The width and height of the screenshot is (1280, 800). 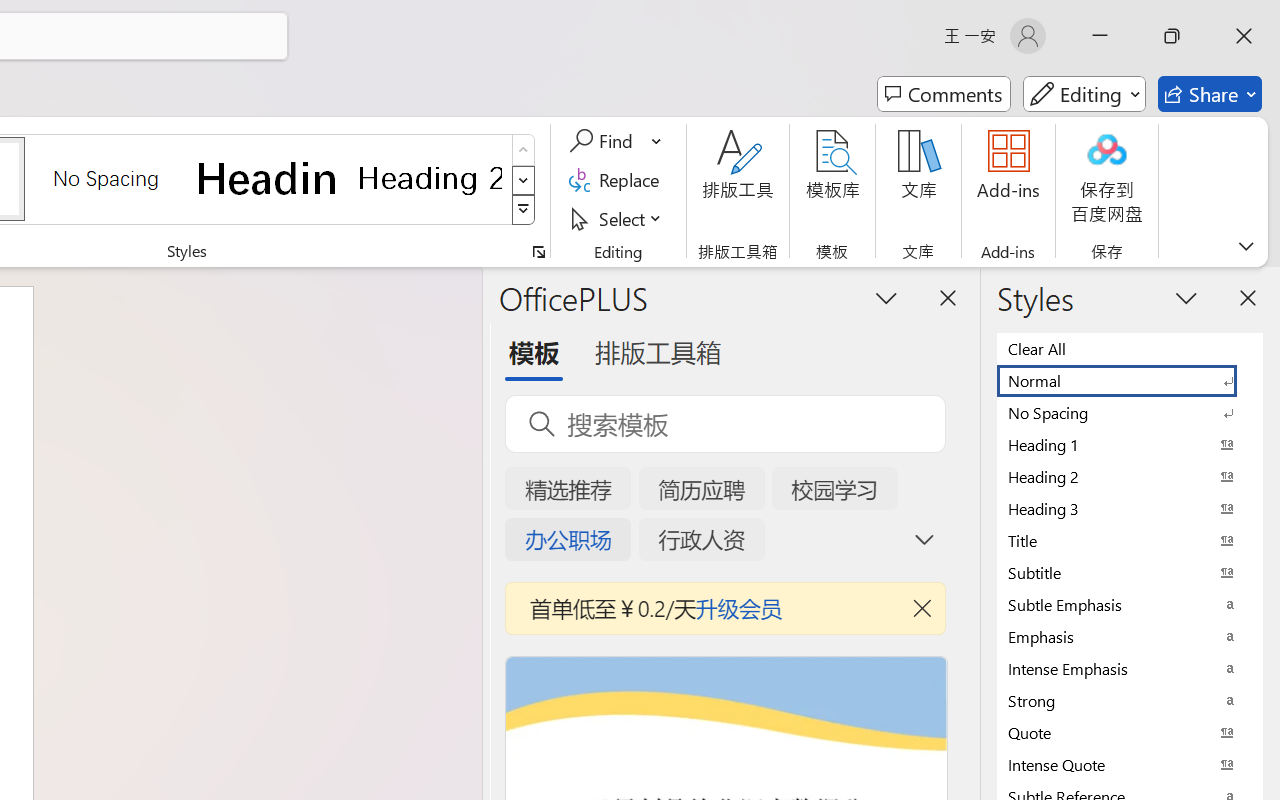 What do you see at coordinates (1130, 731) in the screenshot?
I see `'Quote'` at bounding box center [1130, 731].